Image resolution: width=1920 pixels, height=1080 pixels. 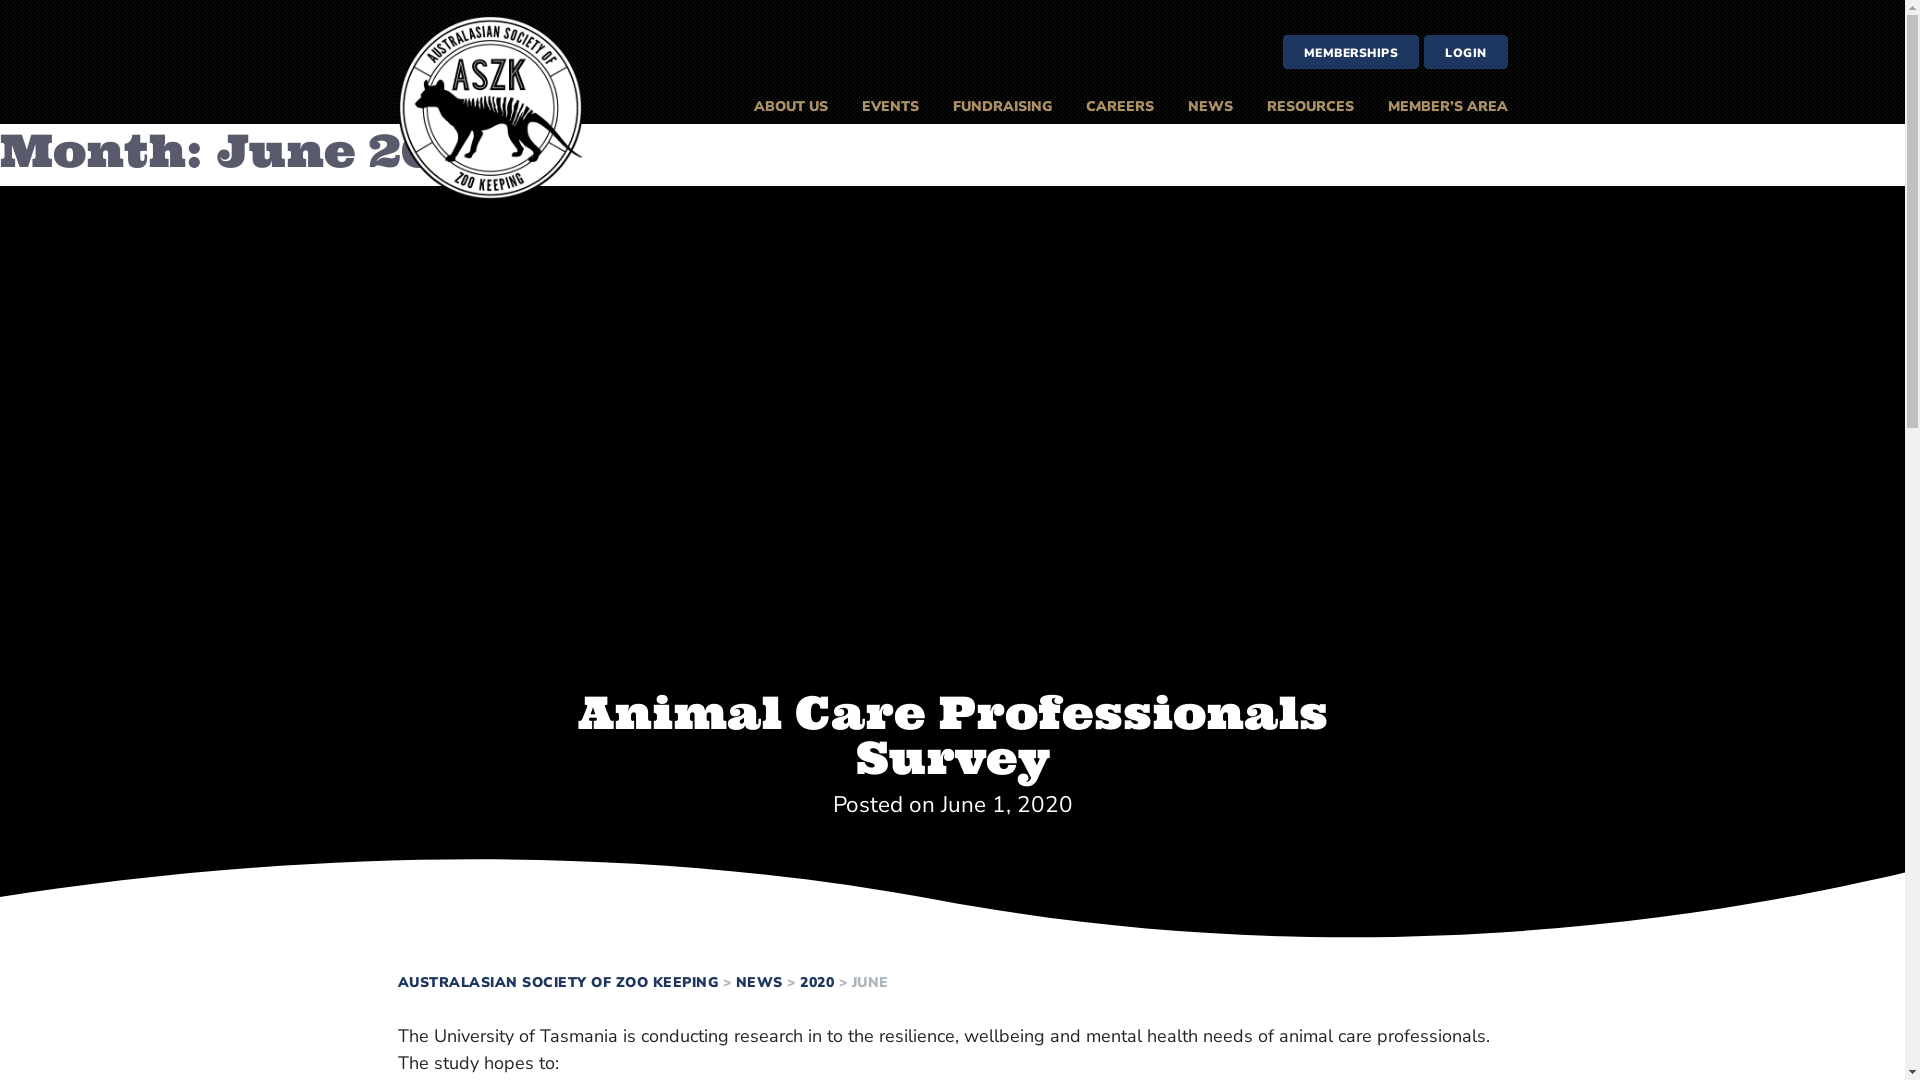 What do you see at coordinates (558, 981) in the screenshot?
I see `'AUSTRALASIAN SOCIETY OF ZOO KEEPING'` at bounding box center [558, 981].